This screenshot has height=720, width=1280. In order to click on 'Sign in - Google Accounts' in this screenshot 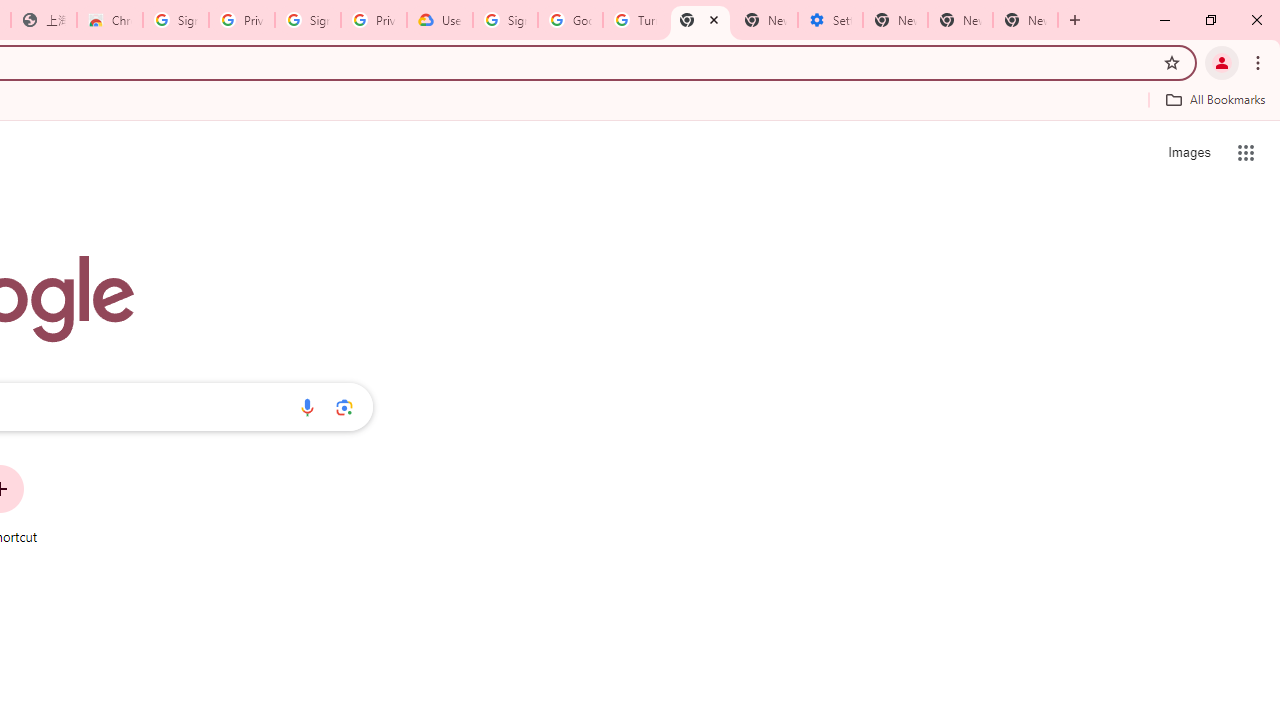, I will do `click(176, 20)`.